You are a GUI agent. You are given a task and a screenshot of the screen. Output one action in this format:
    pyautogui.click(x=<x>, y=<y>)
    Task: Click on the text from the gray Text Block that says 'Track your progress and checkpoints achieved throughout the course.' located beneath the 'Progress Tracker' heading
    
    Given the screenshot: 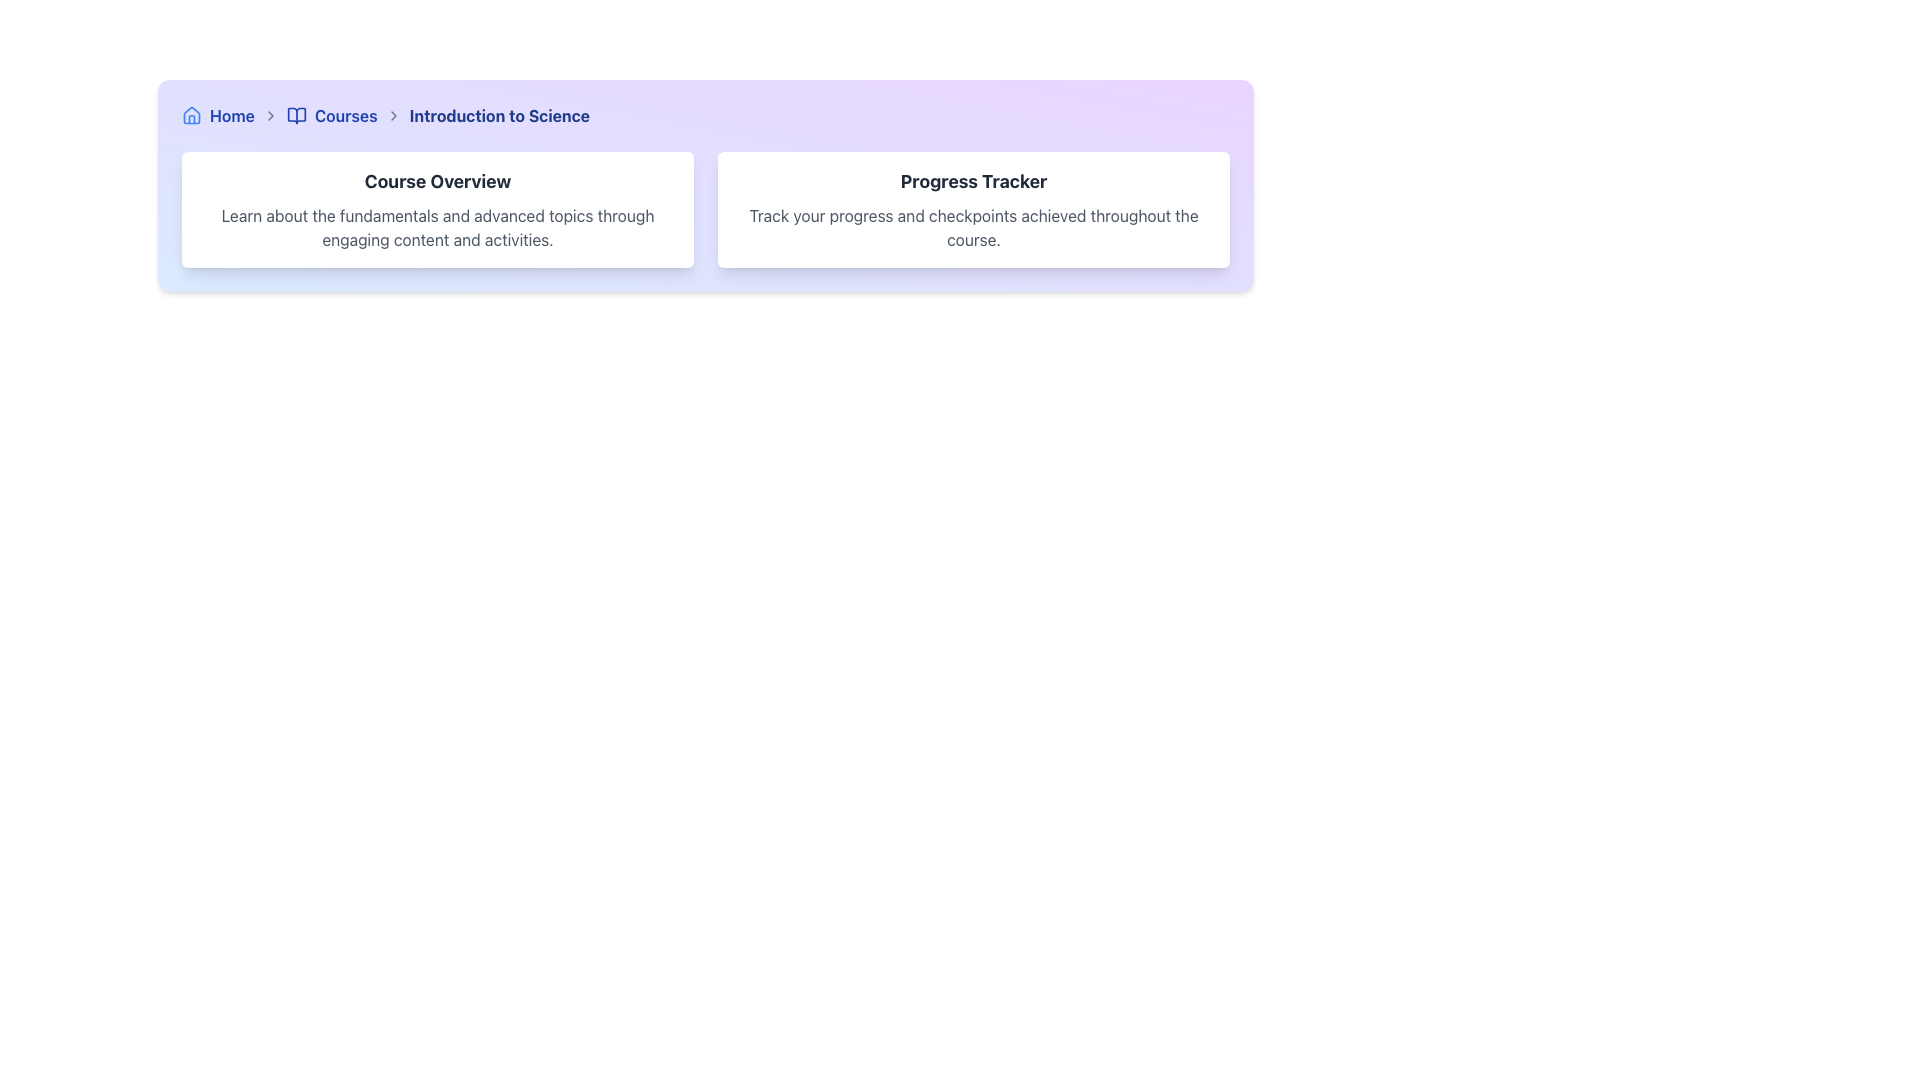 What is the action you would take?
    pyautogui.click(x=974, y=226)
    